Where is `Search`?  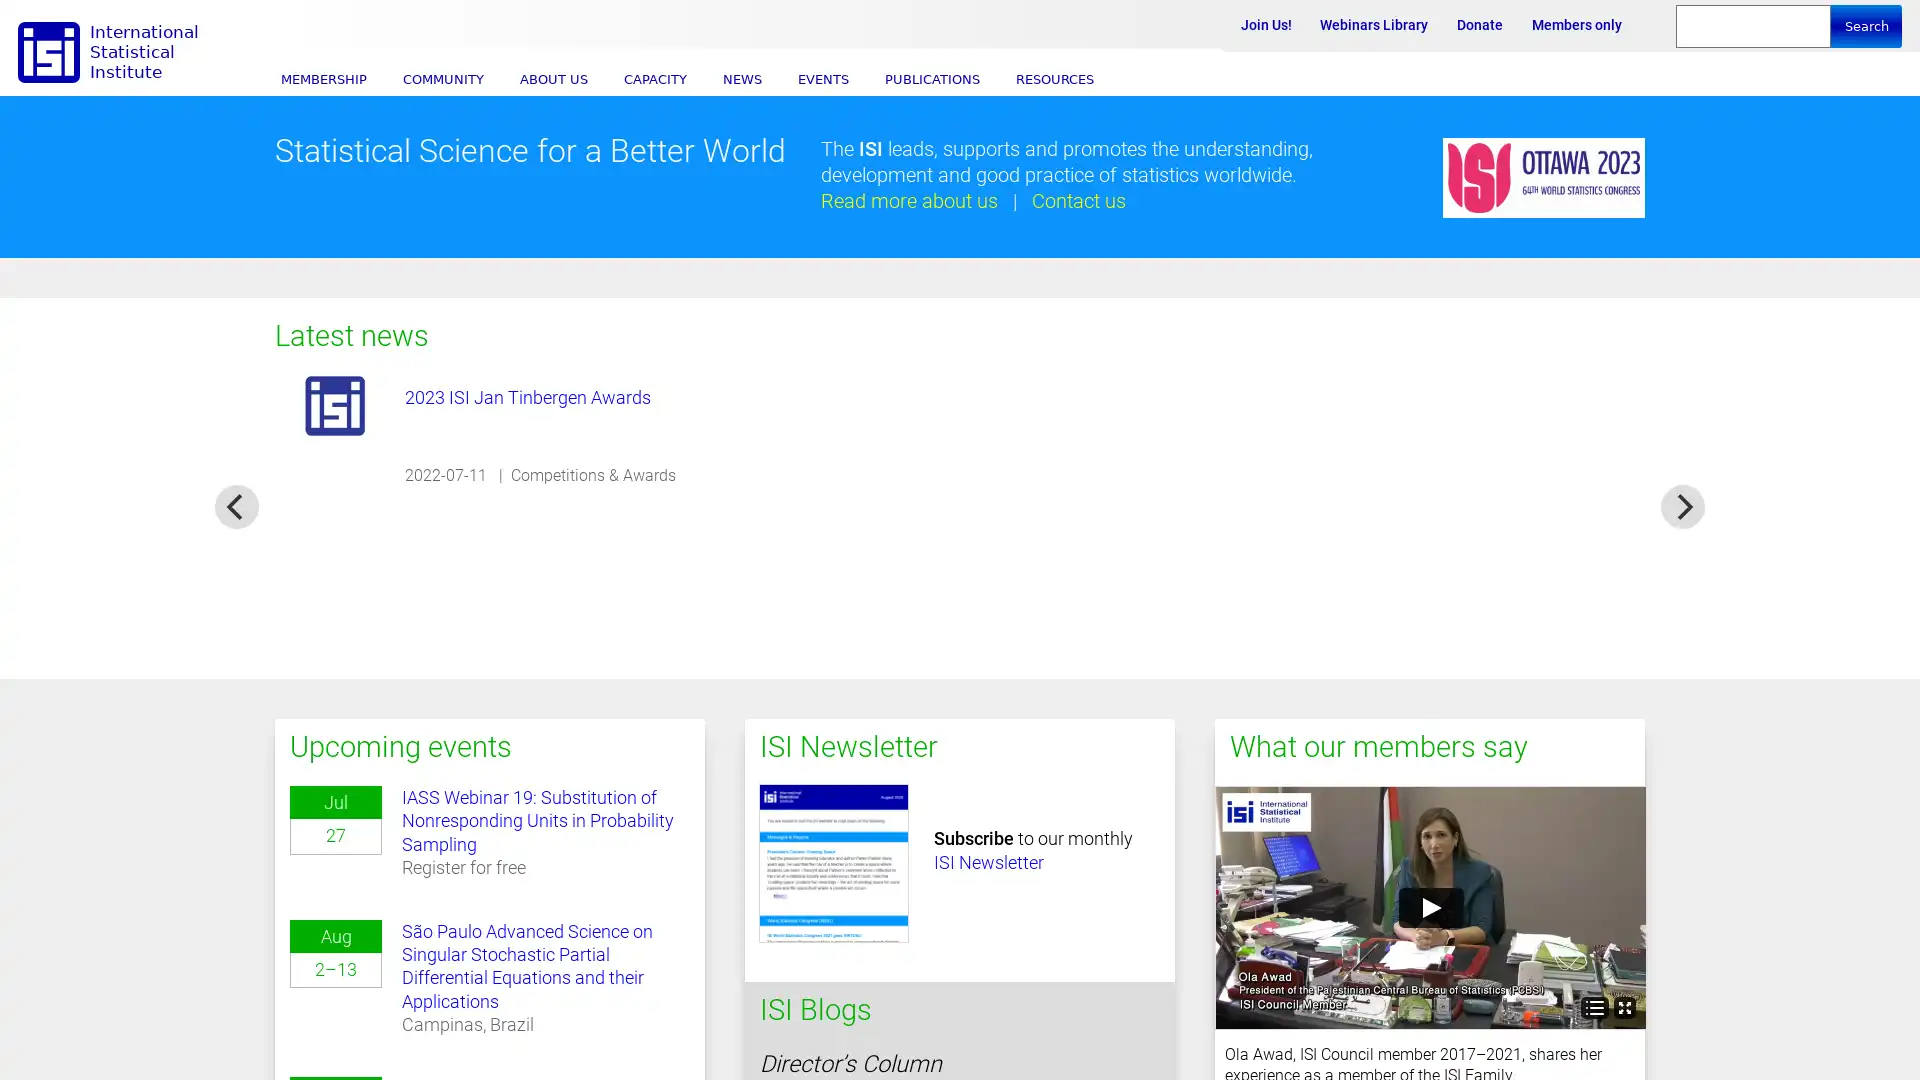
Search is located at coordinates (1865, 26).